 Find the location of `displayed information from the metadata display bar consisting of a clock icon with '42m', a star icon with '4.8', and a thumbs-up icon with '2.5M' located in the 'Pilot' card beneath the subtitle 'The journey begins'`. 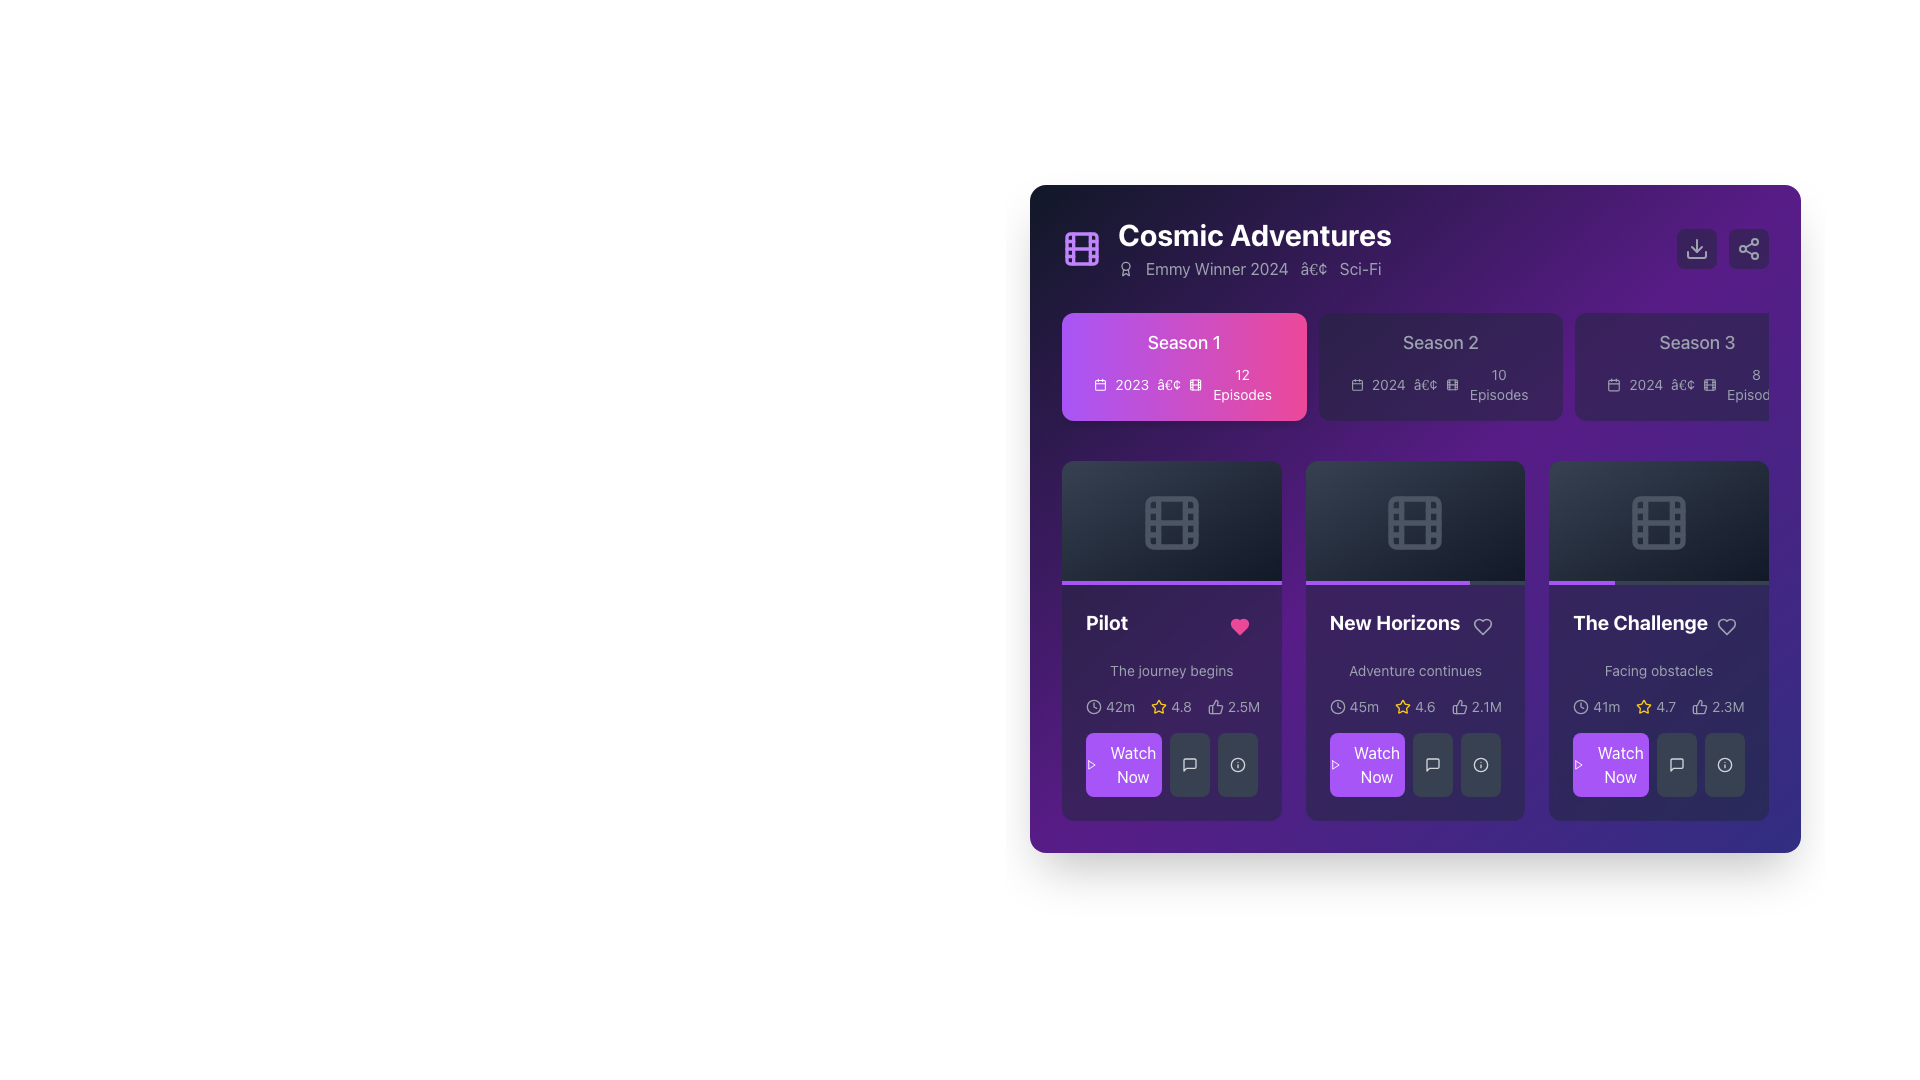

displayed information from the metadata display bar consisting of a clock icon with '42m', a star icon with '4.8', and a thumbs-up icon with '2.5M' located in the 'Pilot' card beneath the subtitle 'The journey begins' is located at coordinates (1171, 705).